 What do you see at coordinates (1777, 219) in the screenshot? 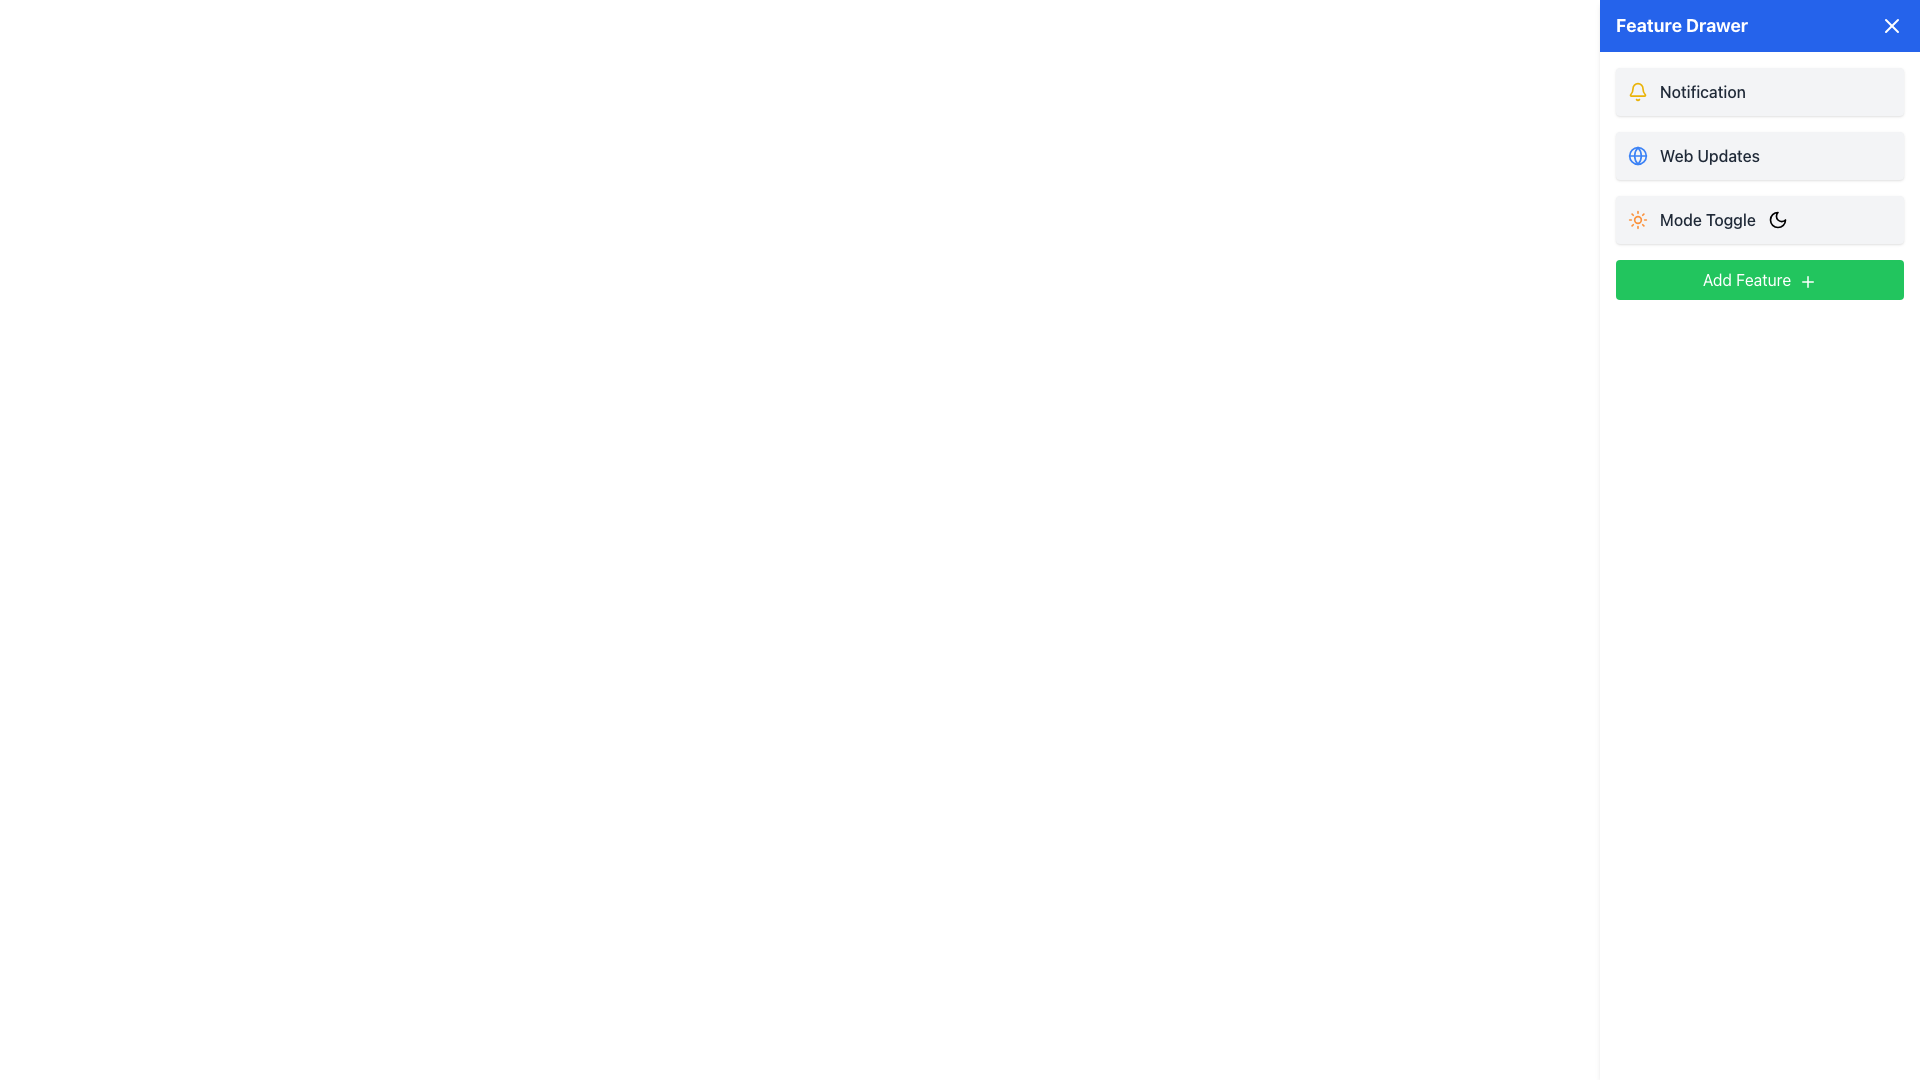
I see `the mode toggle icon located in the top-right area of the application interface, which visually indicates a mode such as dark mode` at bounding box center [1777, 219].